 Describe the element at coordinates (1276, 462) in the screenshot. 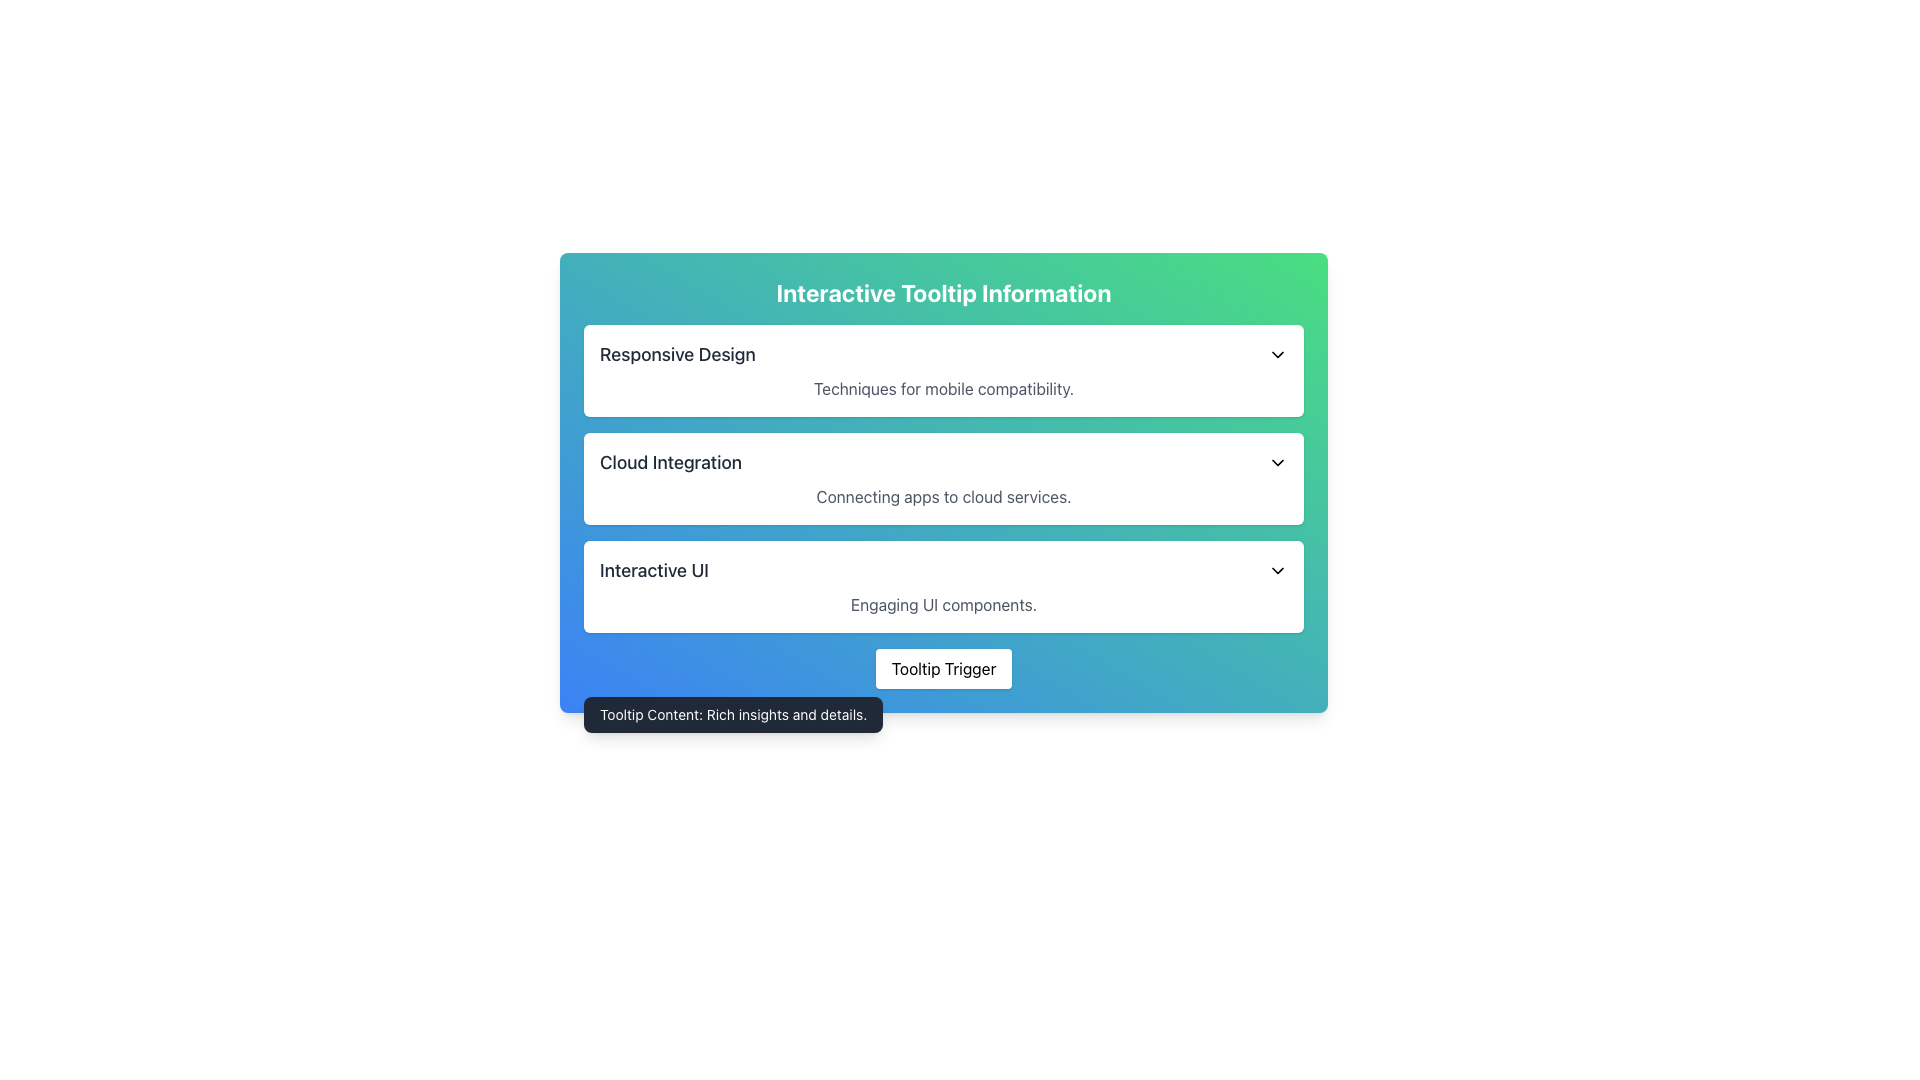

I see `the chevron icon button next to the 'Cloud Integration' label` at that location.